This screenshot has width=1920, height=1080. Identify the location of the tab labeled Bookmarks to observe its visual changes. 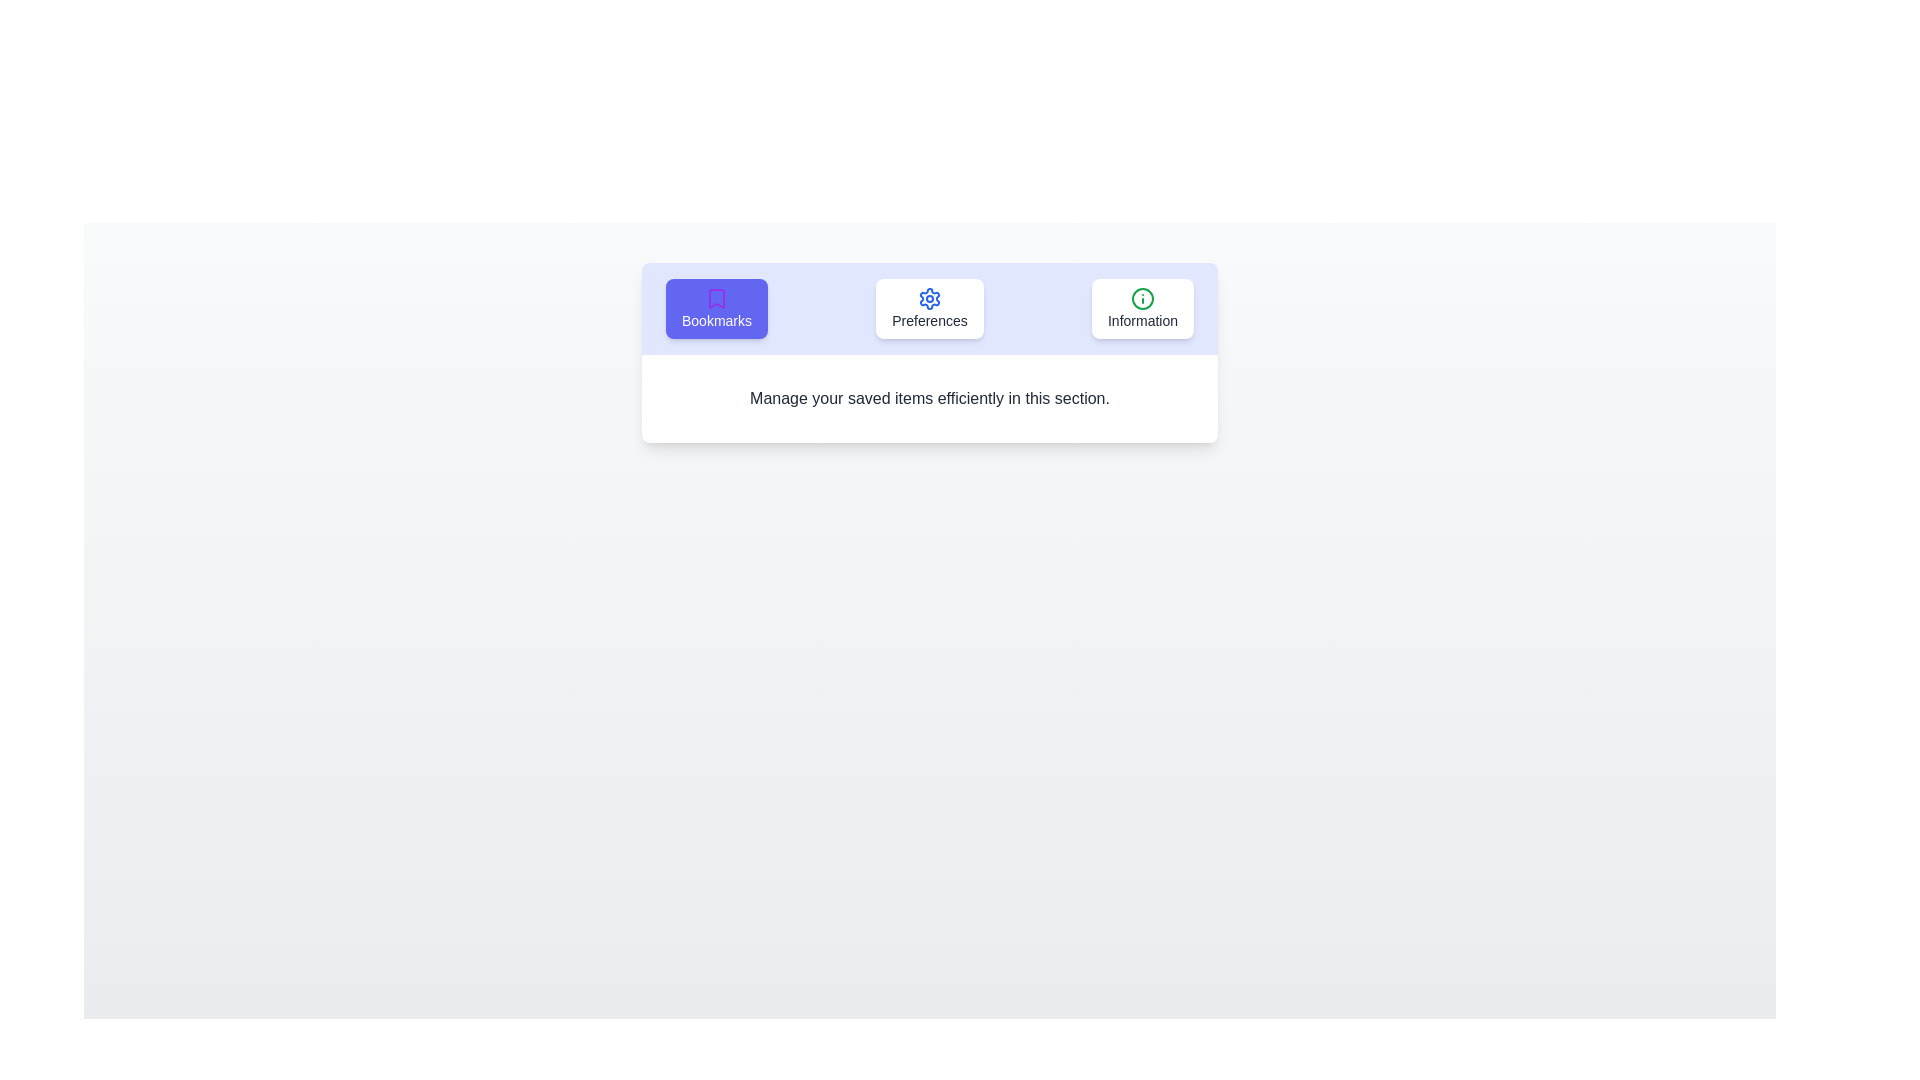
(716, 308).